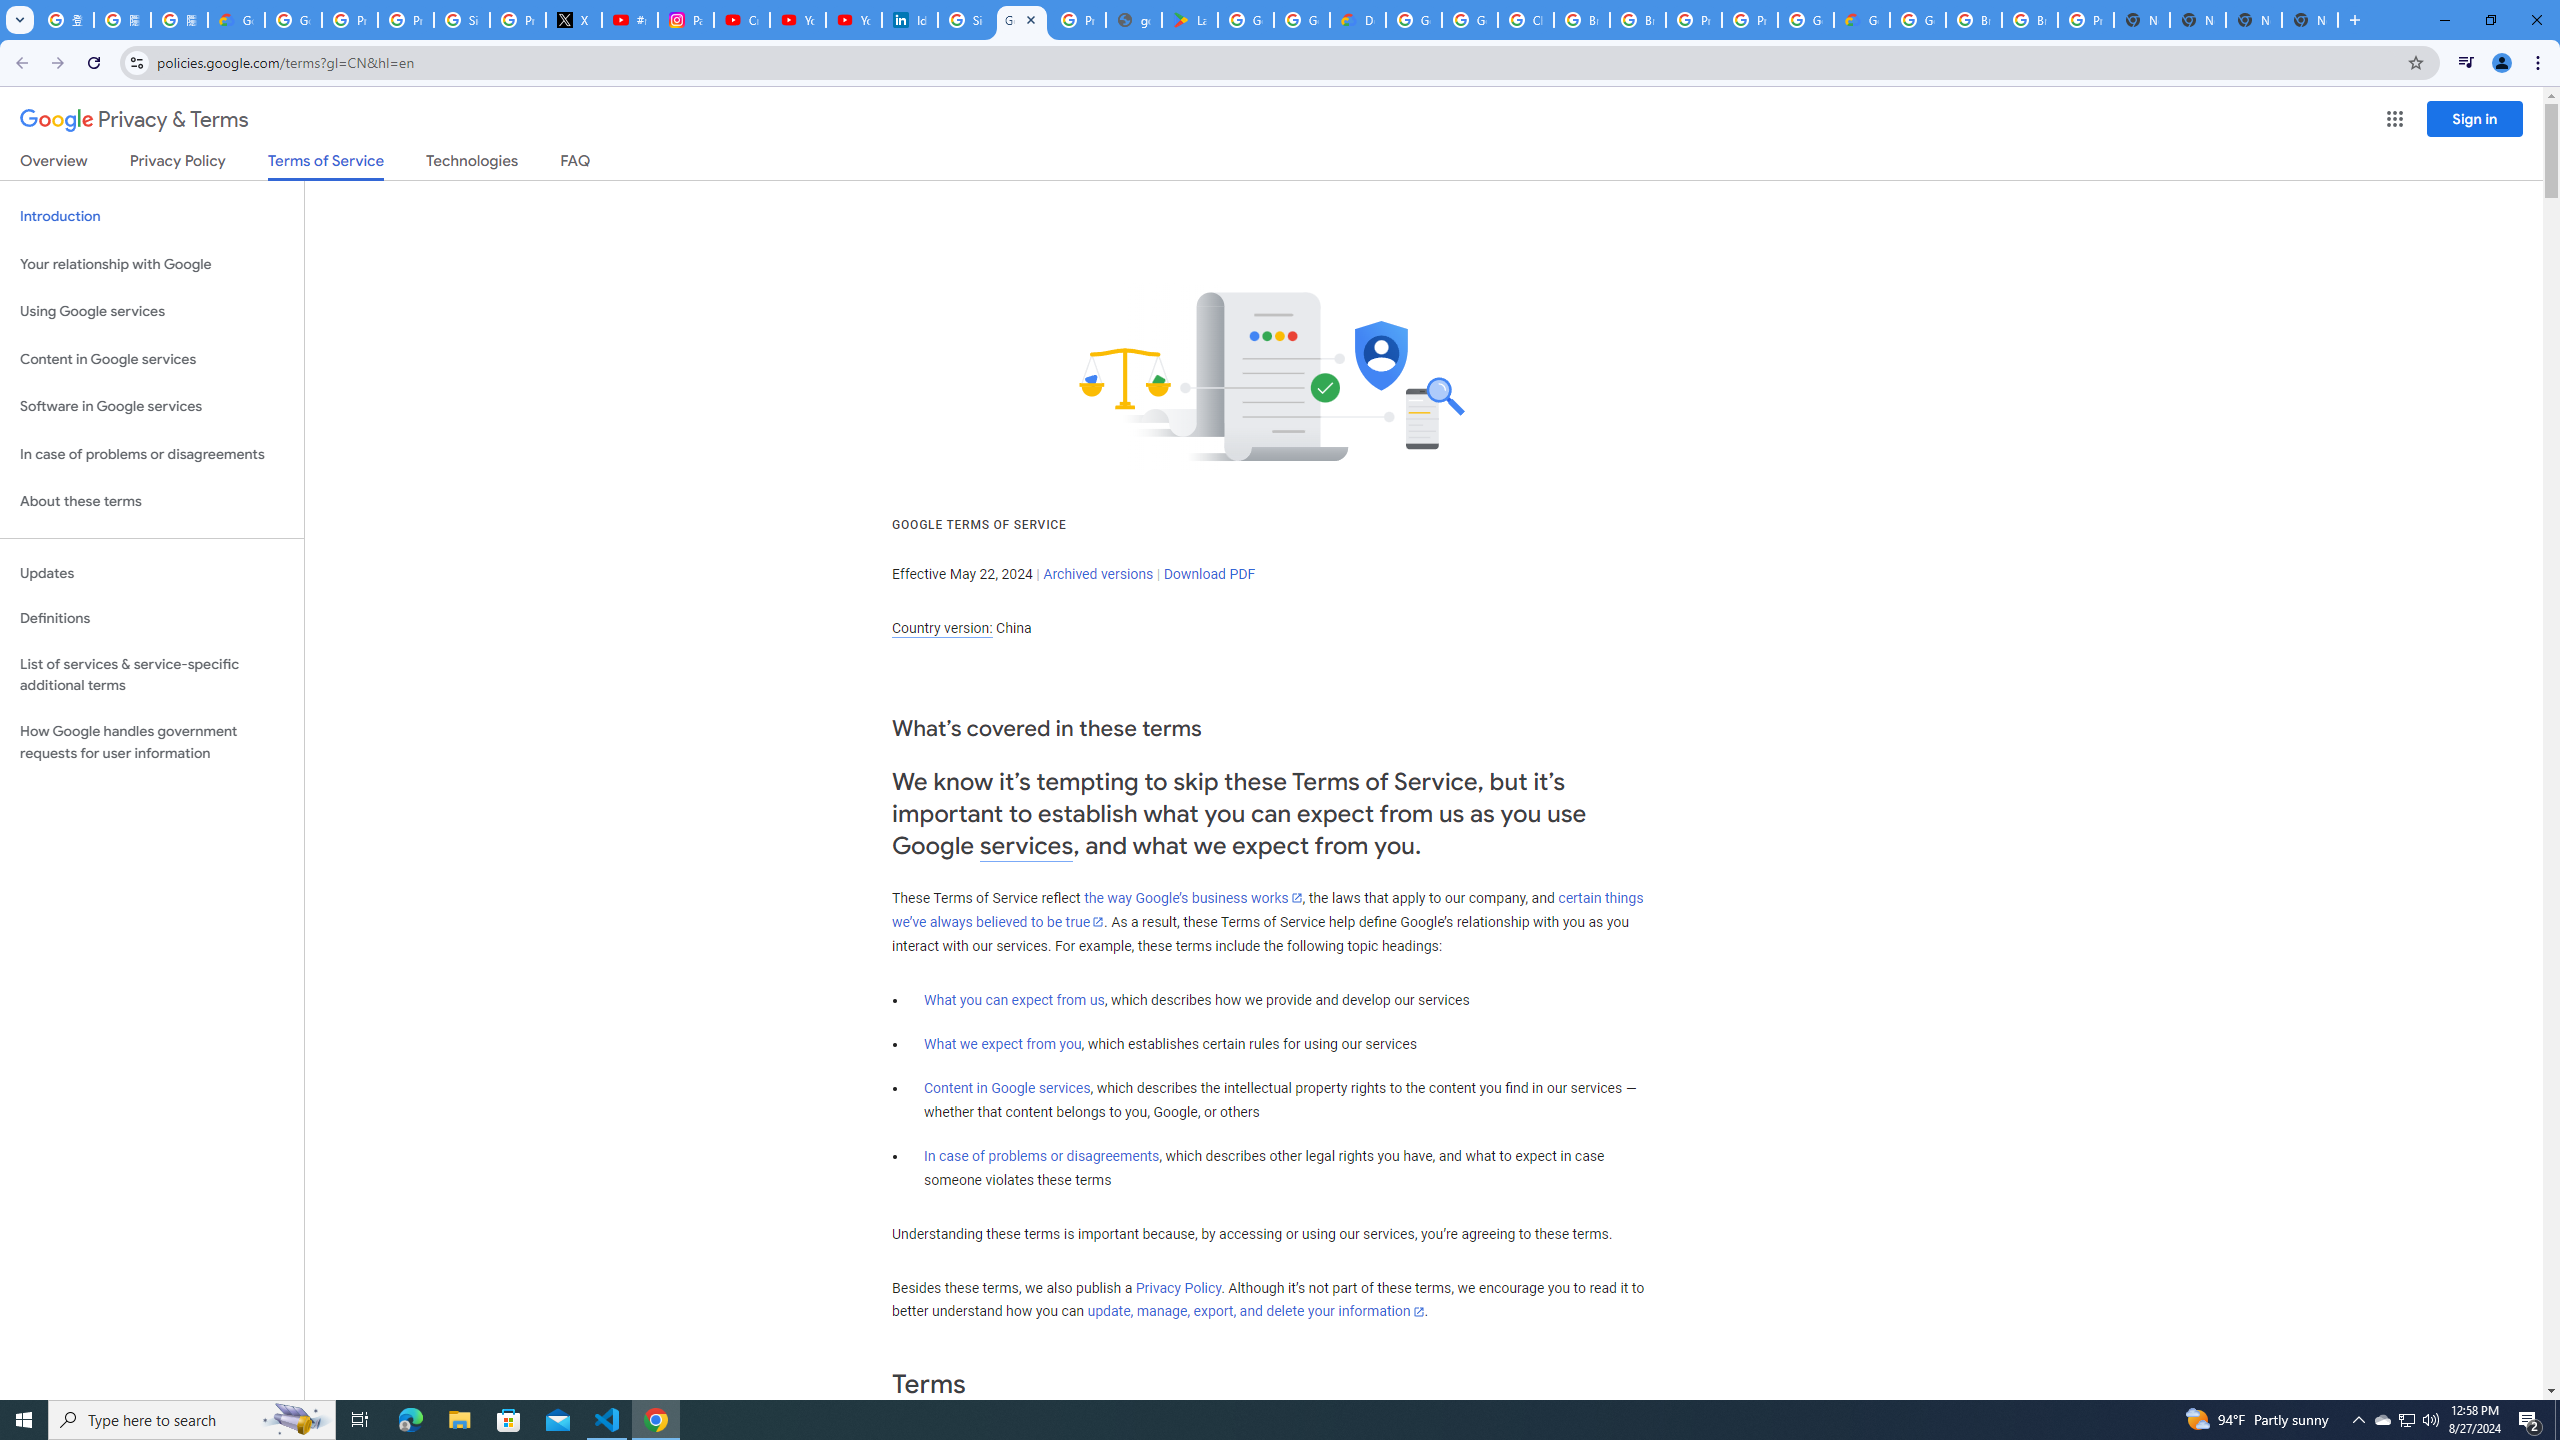 The width and height of the screenshot is (2560, 1440). I want to click on 'update, manage, export, and delete your information', so click(1255, 1310).